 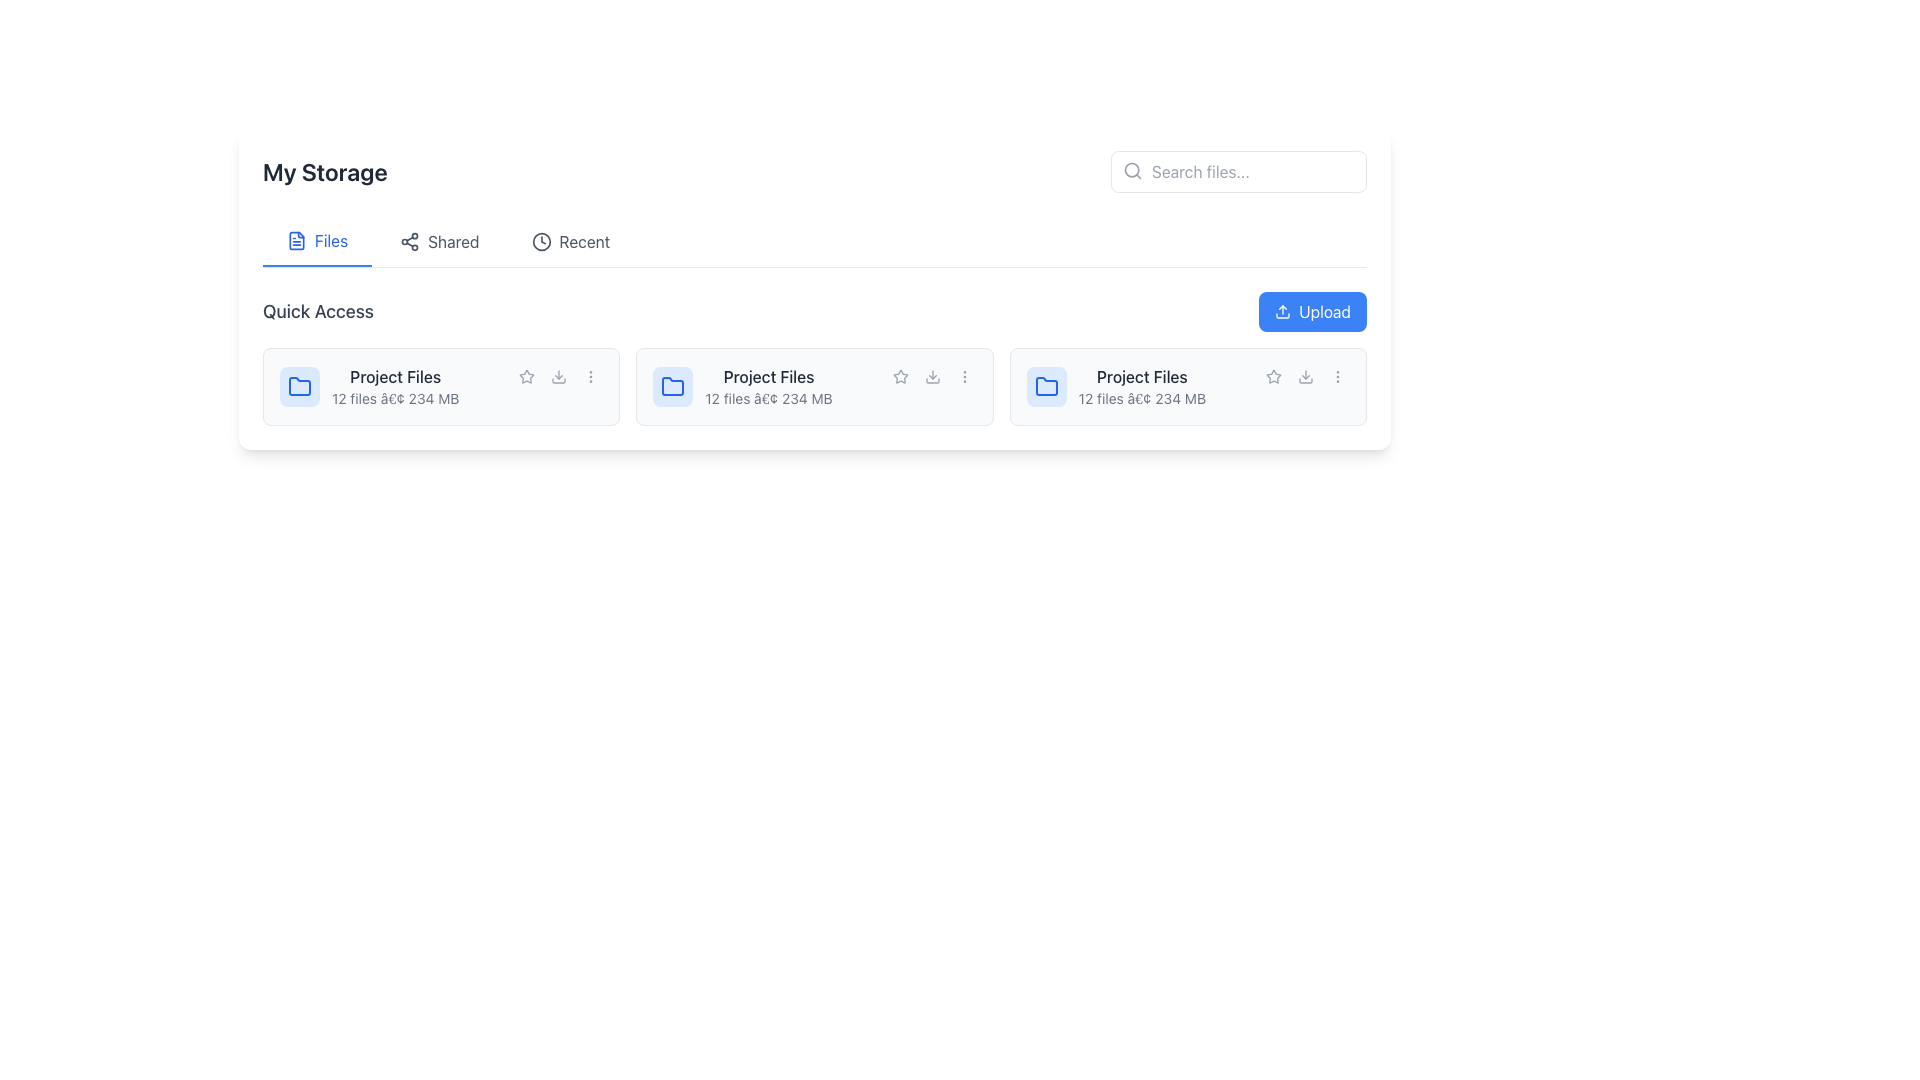 What do you see at coordinates (899, 377) in the screenshot?
I see `the first interactive star icon button in the action buttons cluster` at bounding box center [899, 377].